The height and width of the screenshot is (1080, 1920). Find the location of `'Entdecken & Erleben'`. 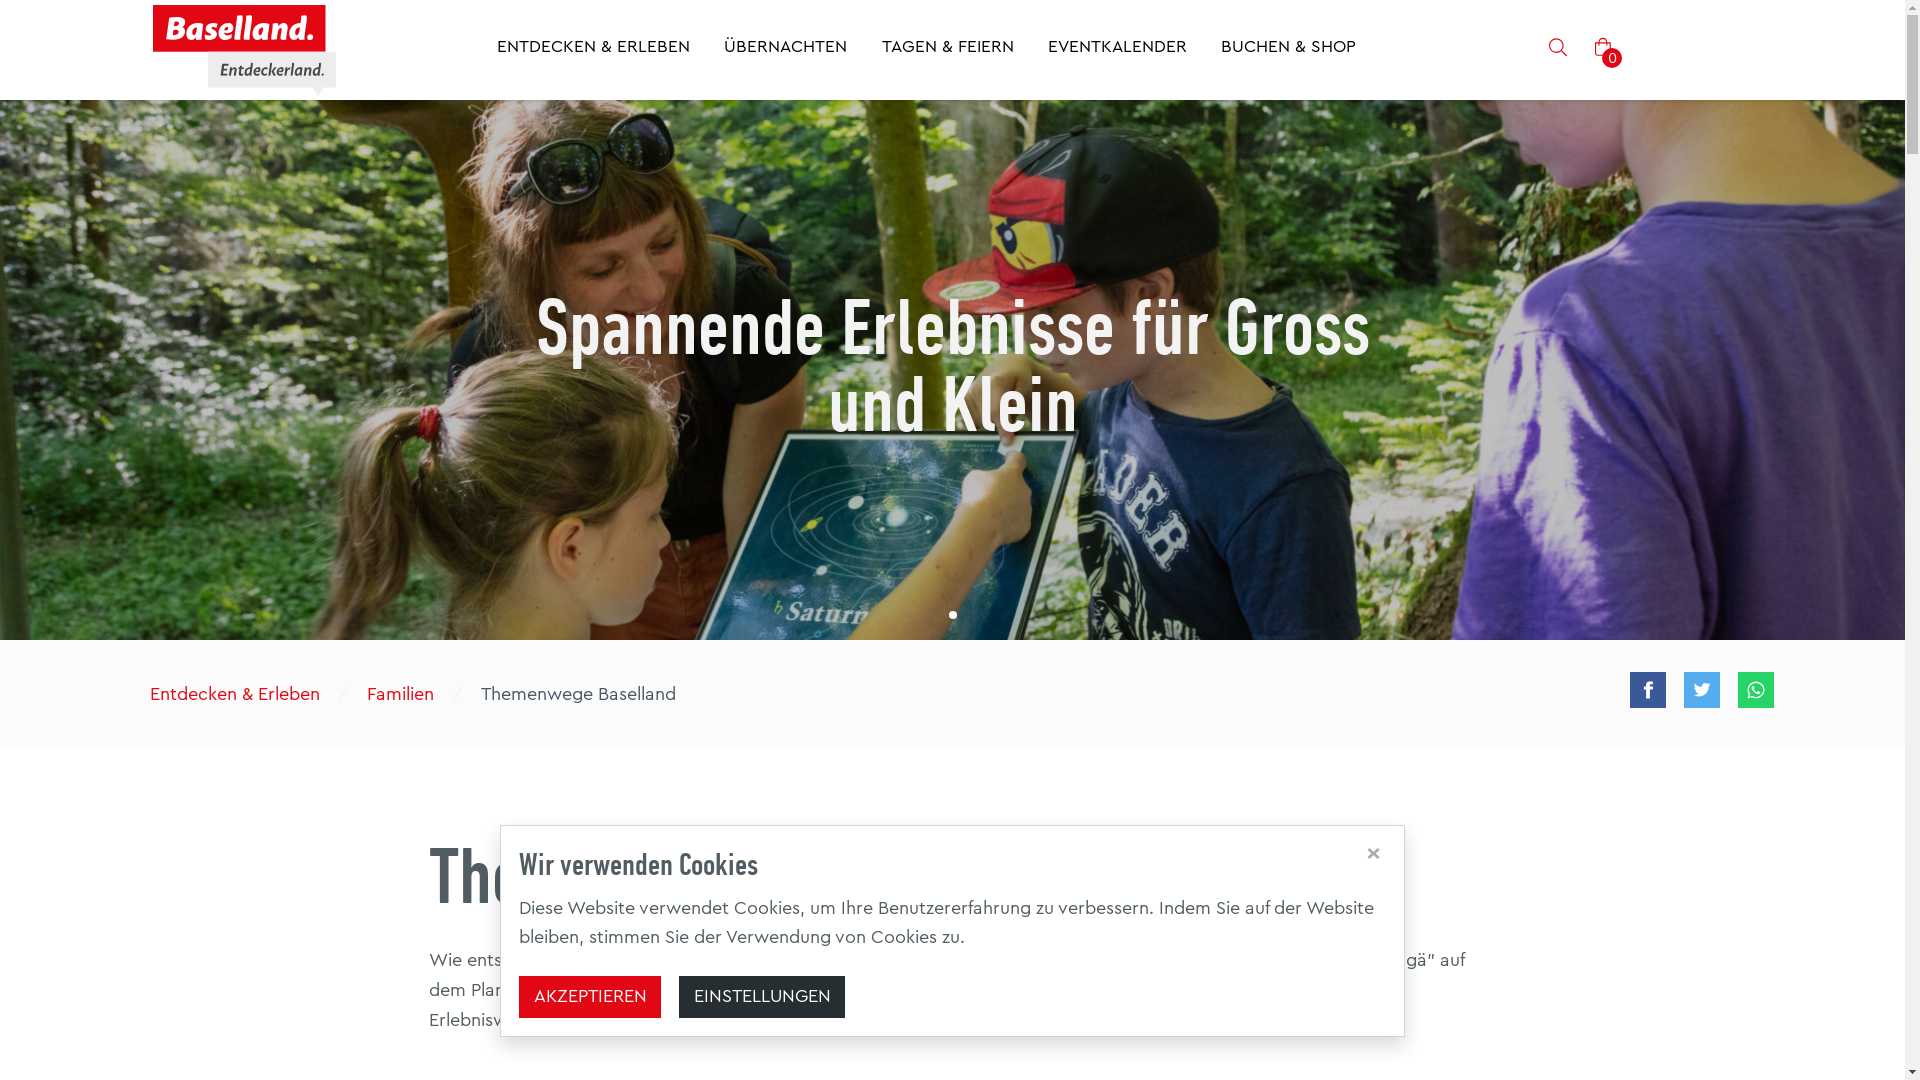

'Entdecken & Erleben' is located at coordinates (138, 692).